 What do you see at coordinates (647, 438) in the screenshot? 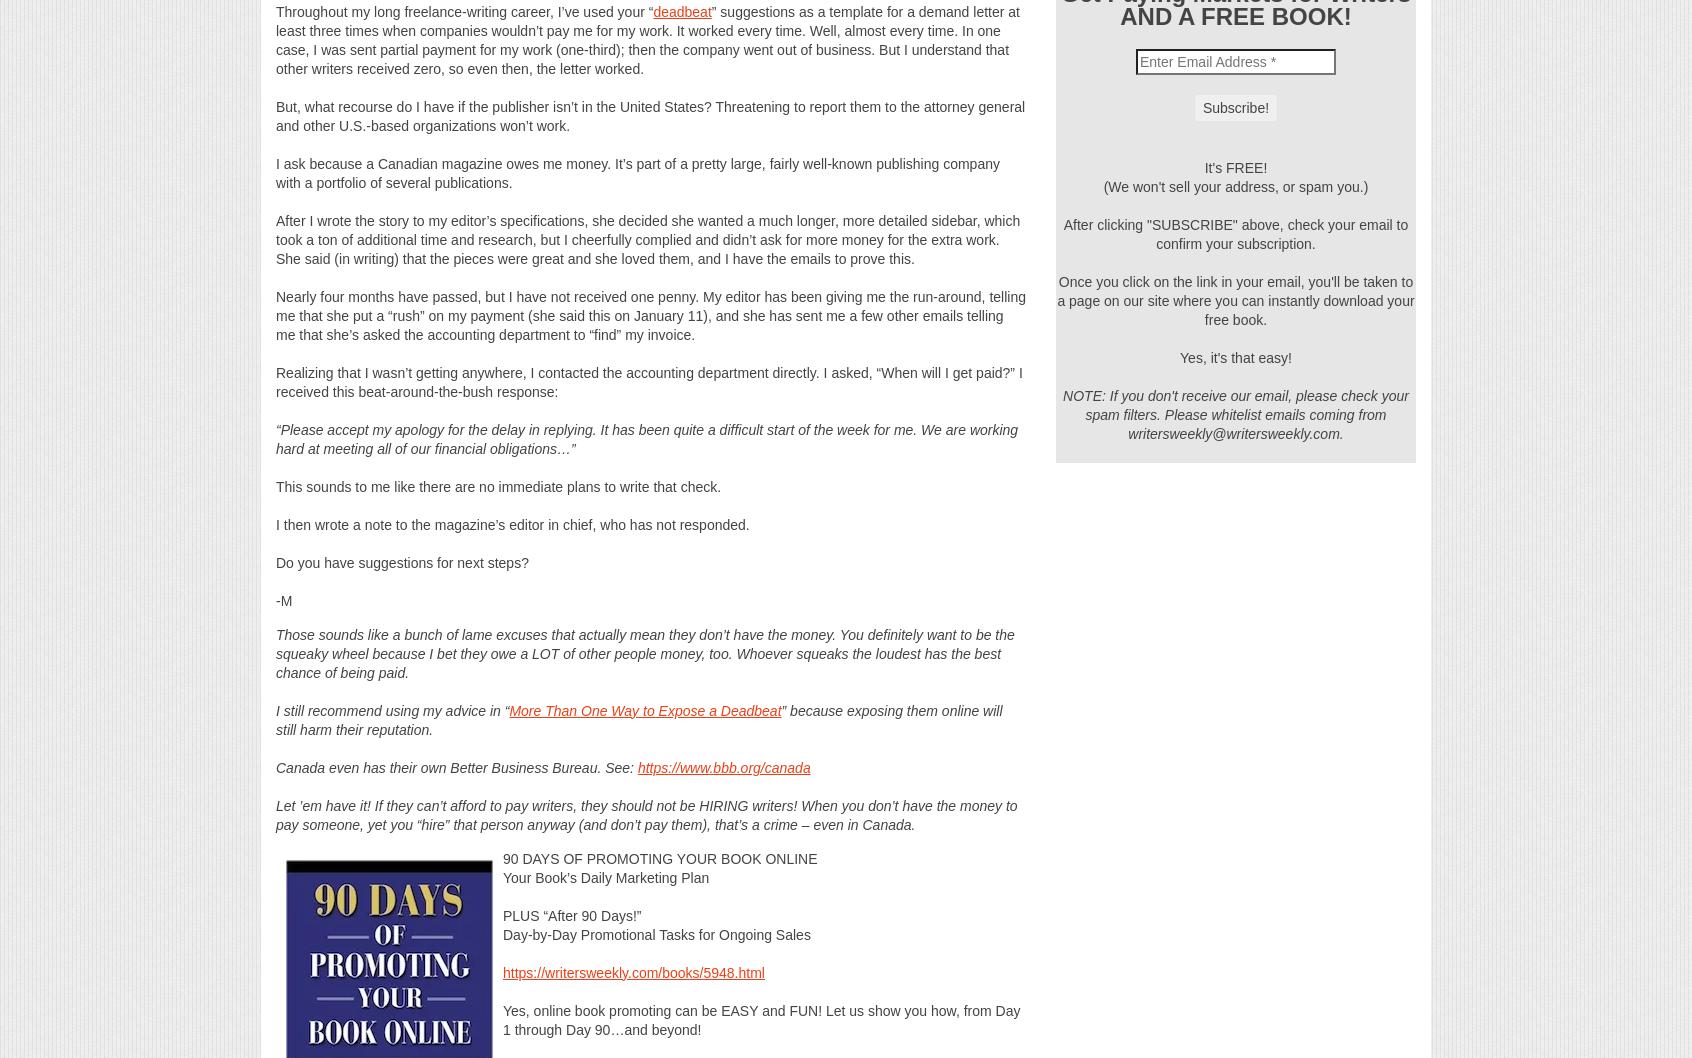
I see `'“Please accept my apology for the delay in replying. It has been quite a difficult start of the week for me. We are working hard at meeting all of our financial obligations…”'` at bounding box center [647, 438].